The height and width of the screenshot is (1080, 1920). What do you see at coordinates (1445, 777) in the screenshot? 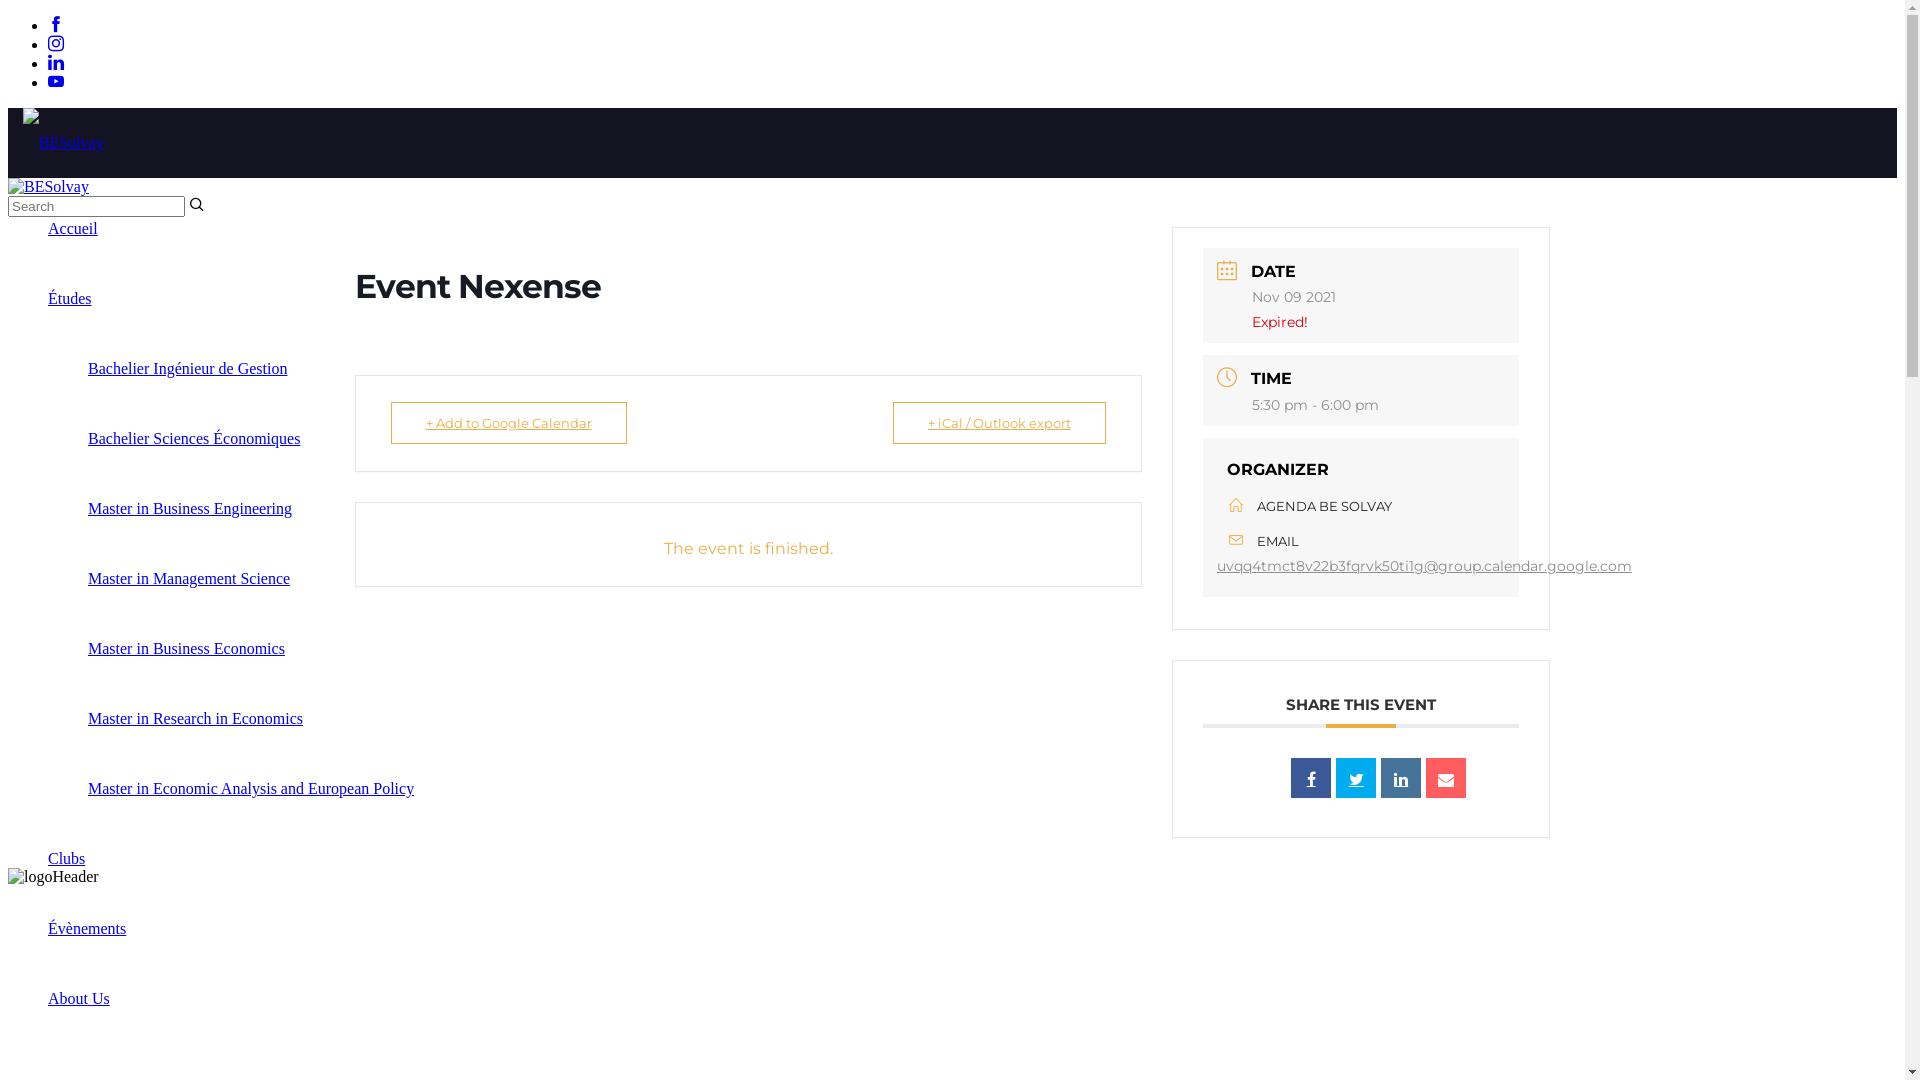
I see `'Email'` at bounding box center [1445, 777].